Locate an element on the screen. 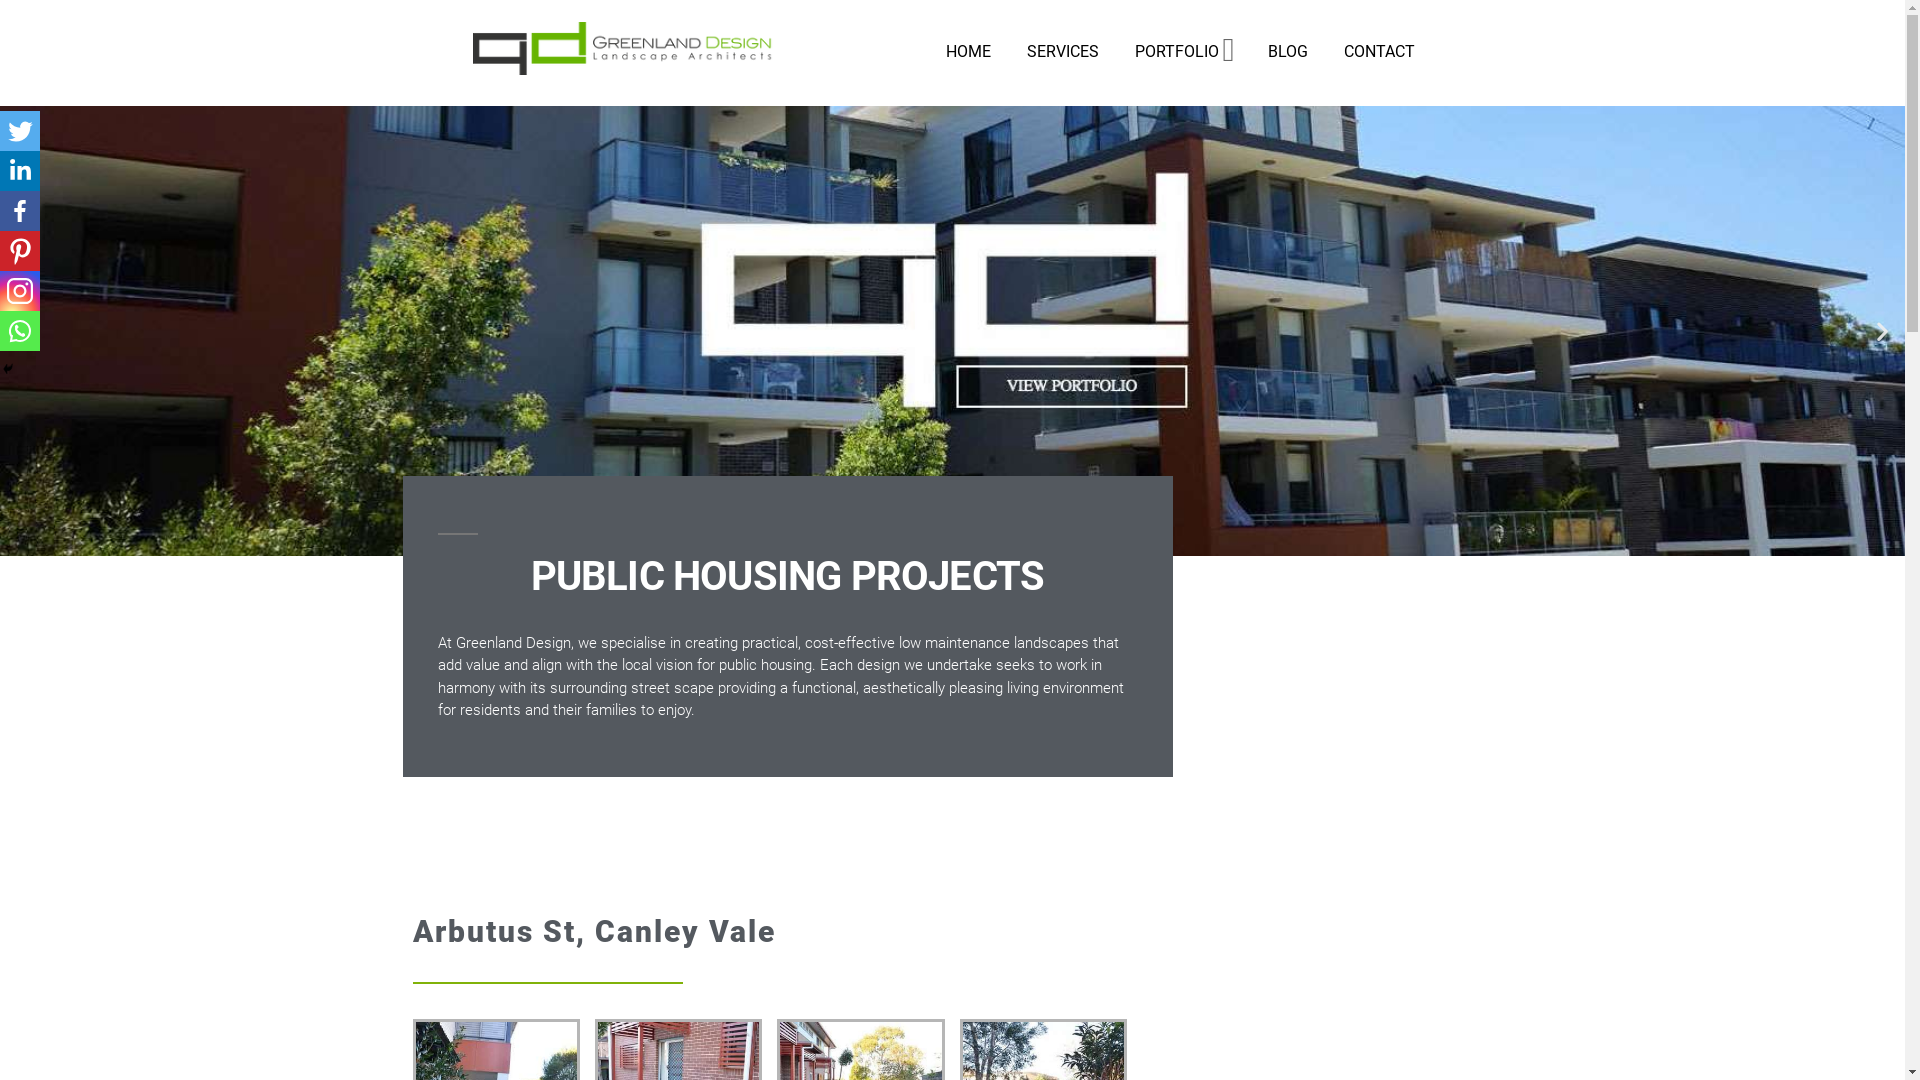 The width and height of the screenshot is (1920, 1080). 'PORTFOLIO' is located at coordinates (1176, 51).